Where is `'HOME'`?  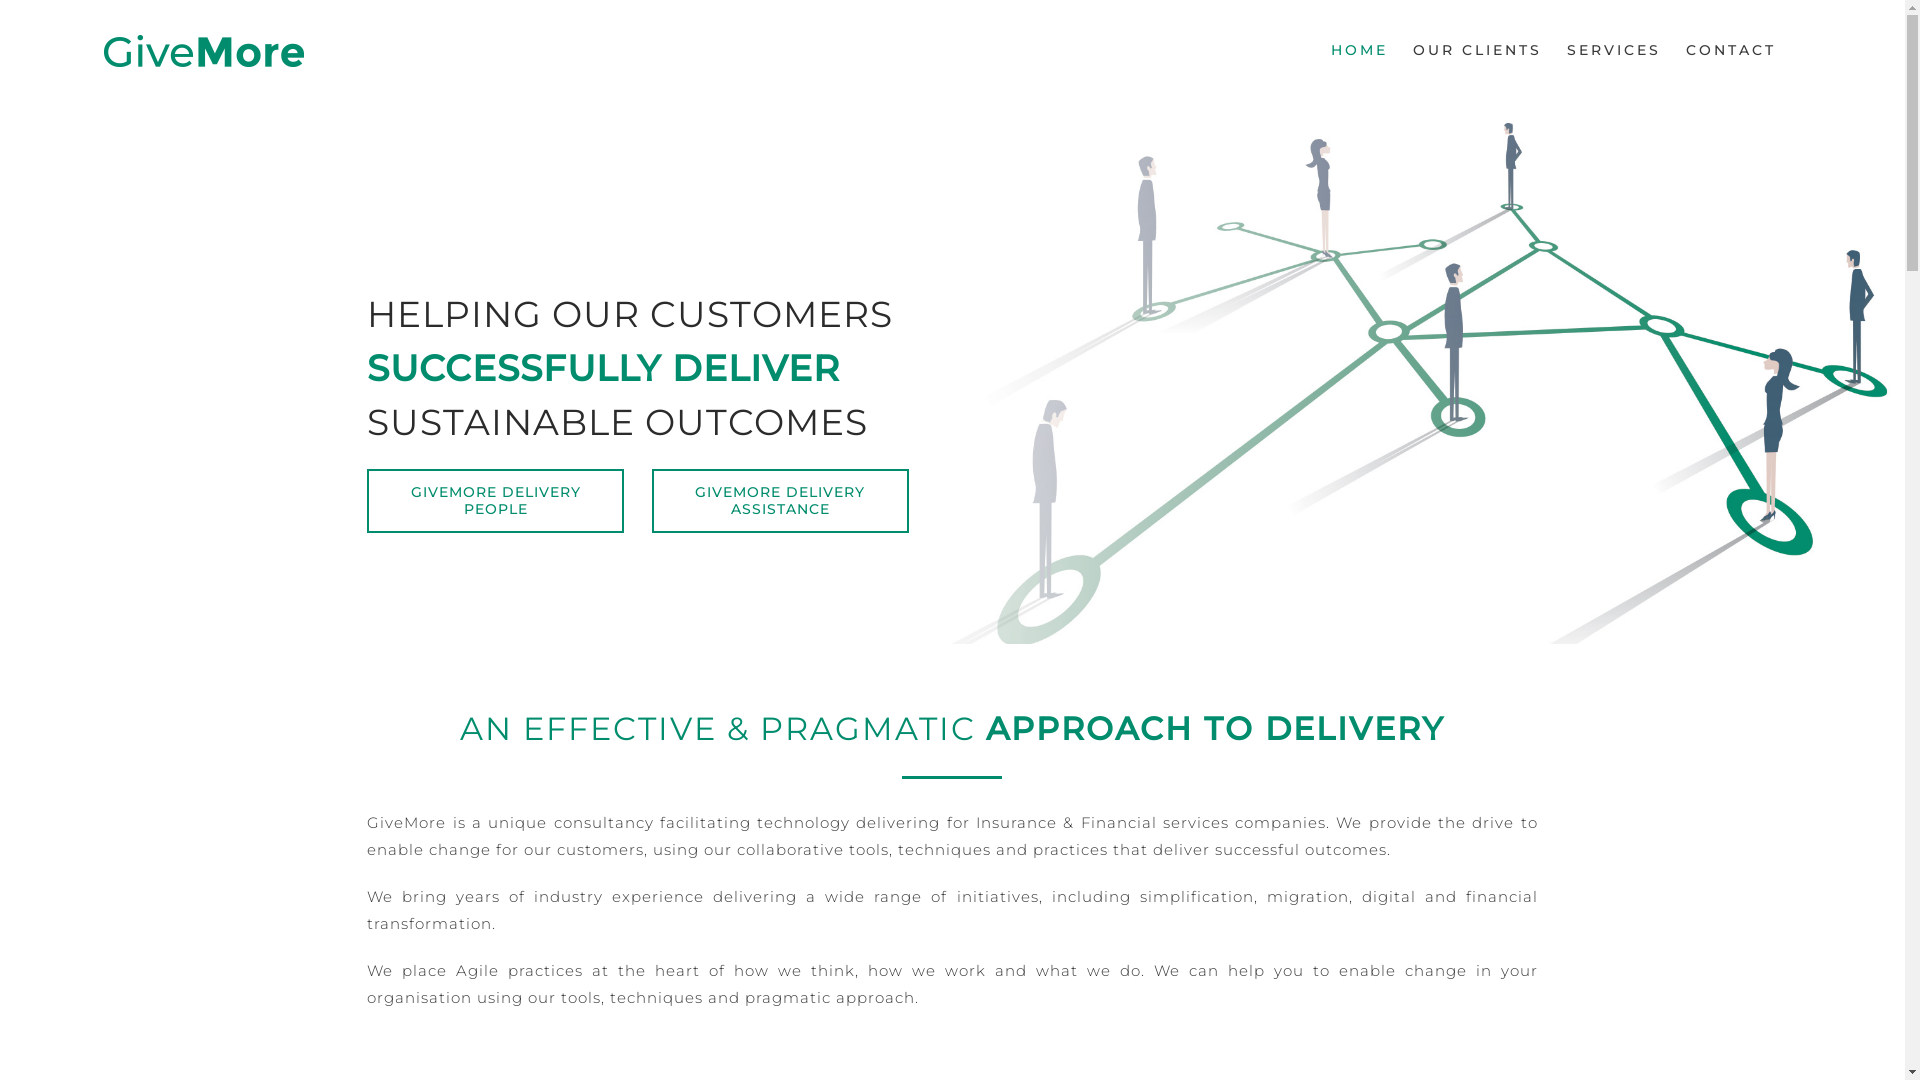
'HOME' is located at coordinates (1359, 48).